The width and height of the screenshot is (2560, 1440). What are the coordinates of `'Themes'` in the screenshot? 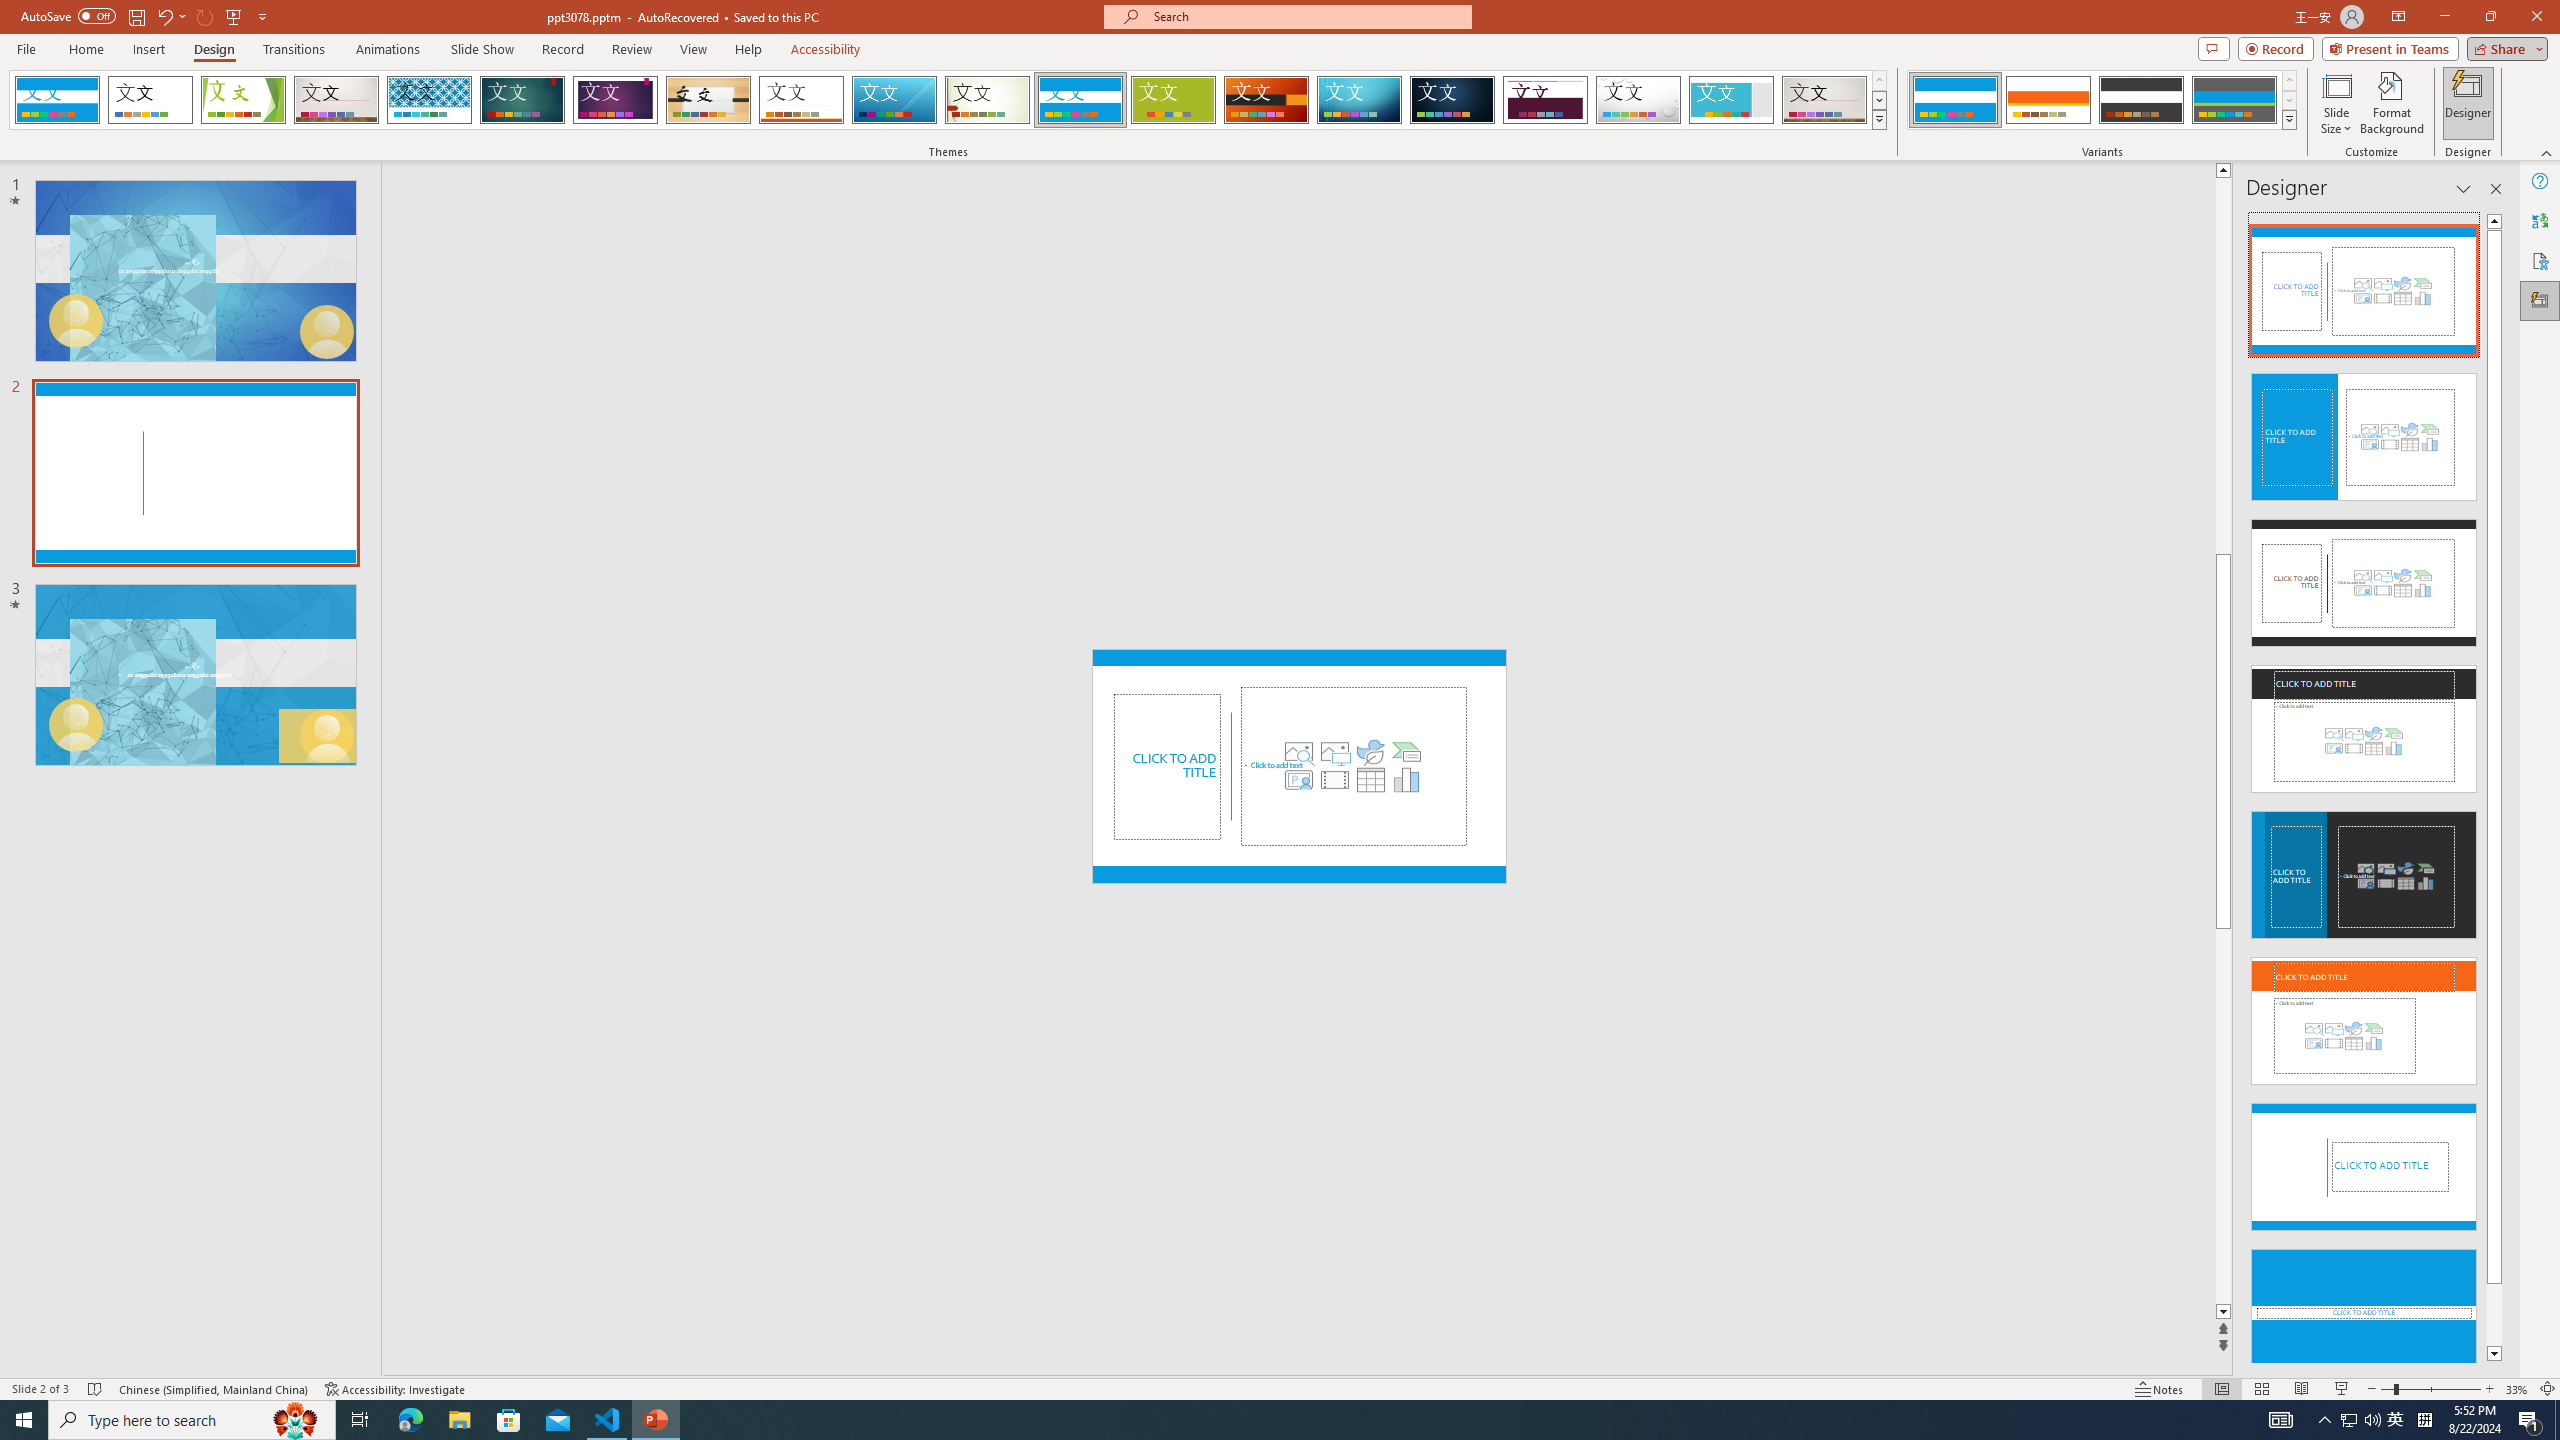 It's located at (1879, 118).